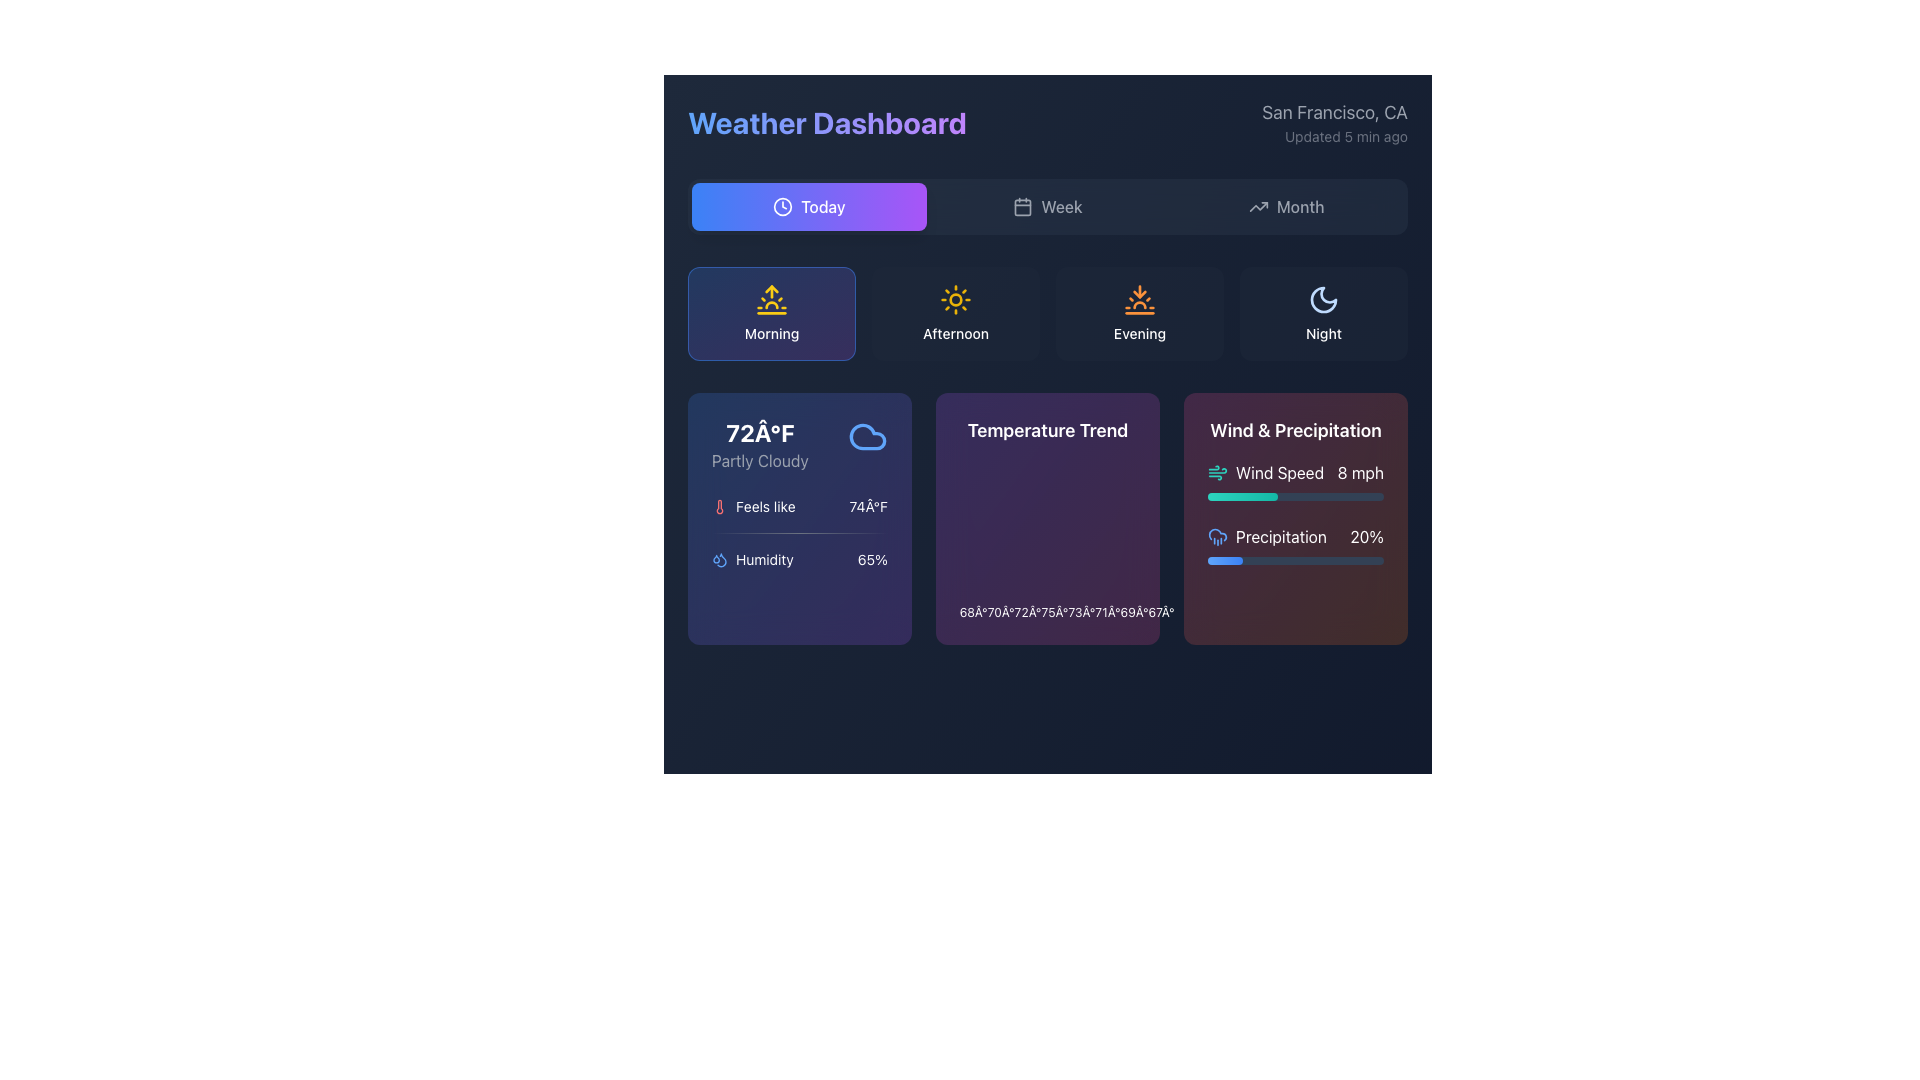 The image size is (1920, 1080). I want to click on value displayed in the text label element showing '72Â°', which is located within the 'Temperature Trend' widget and is the fourth temperature value from the left, so click(1028, 612).